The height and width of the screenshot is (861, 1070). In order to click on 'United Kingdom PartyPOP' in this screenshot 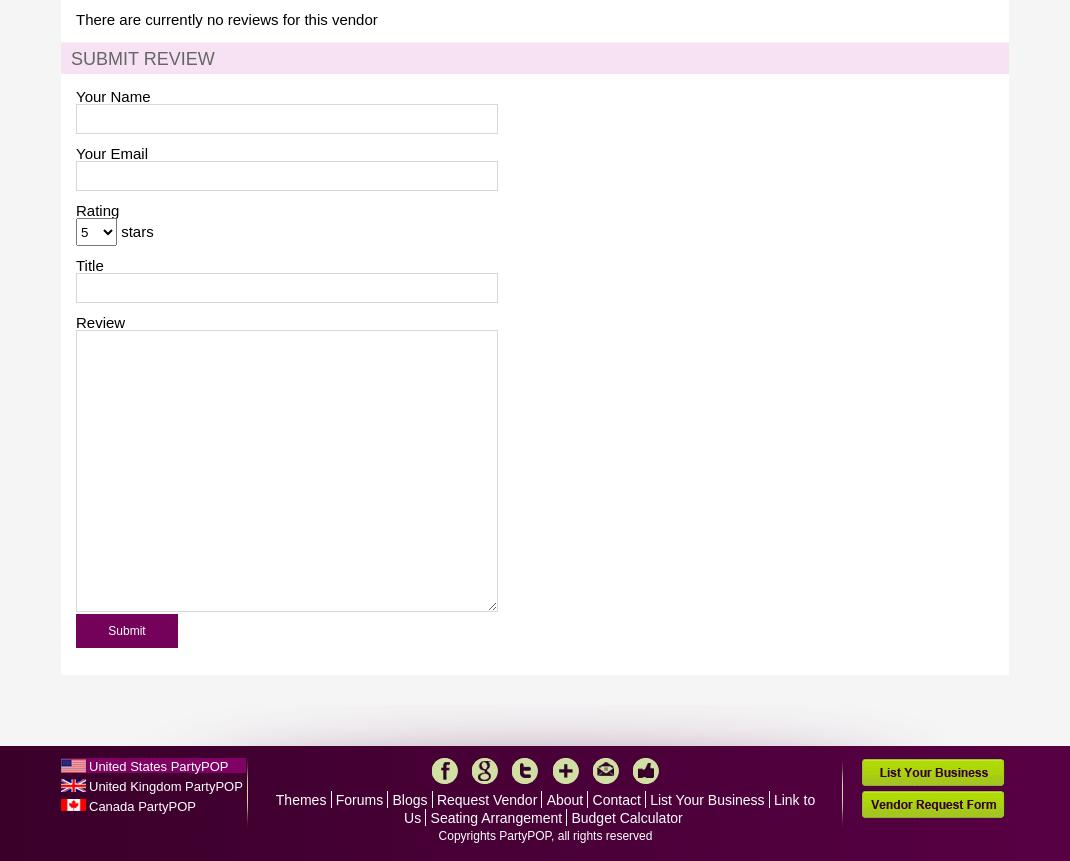, I will do `click(165, 786)`.